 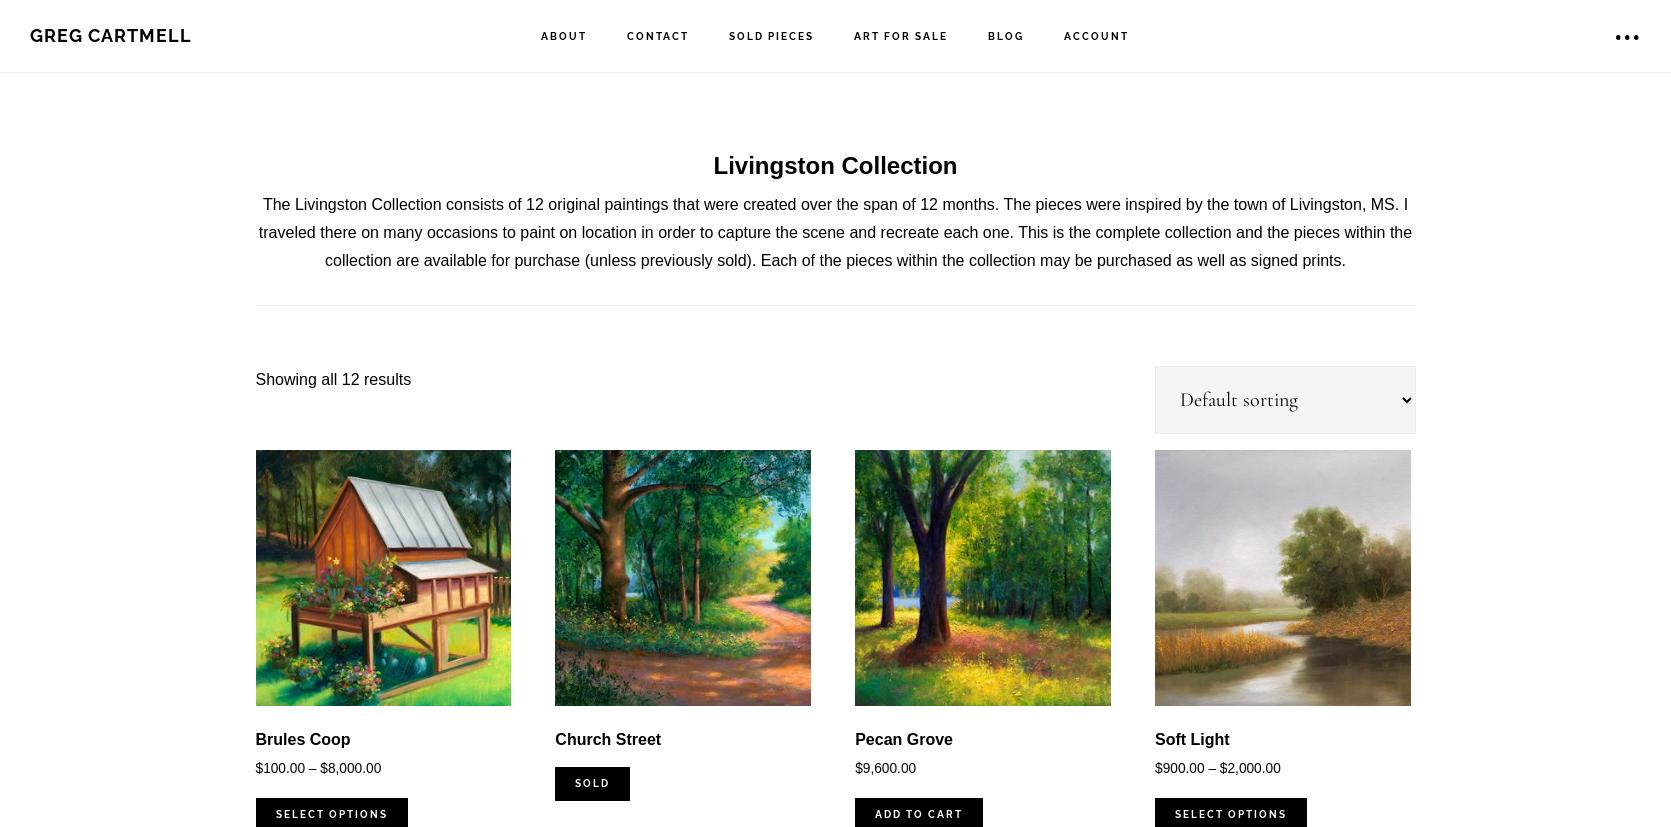 I want to click on '900.00', so click(x=1162, y=767).